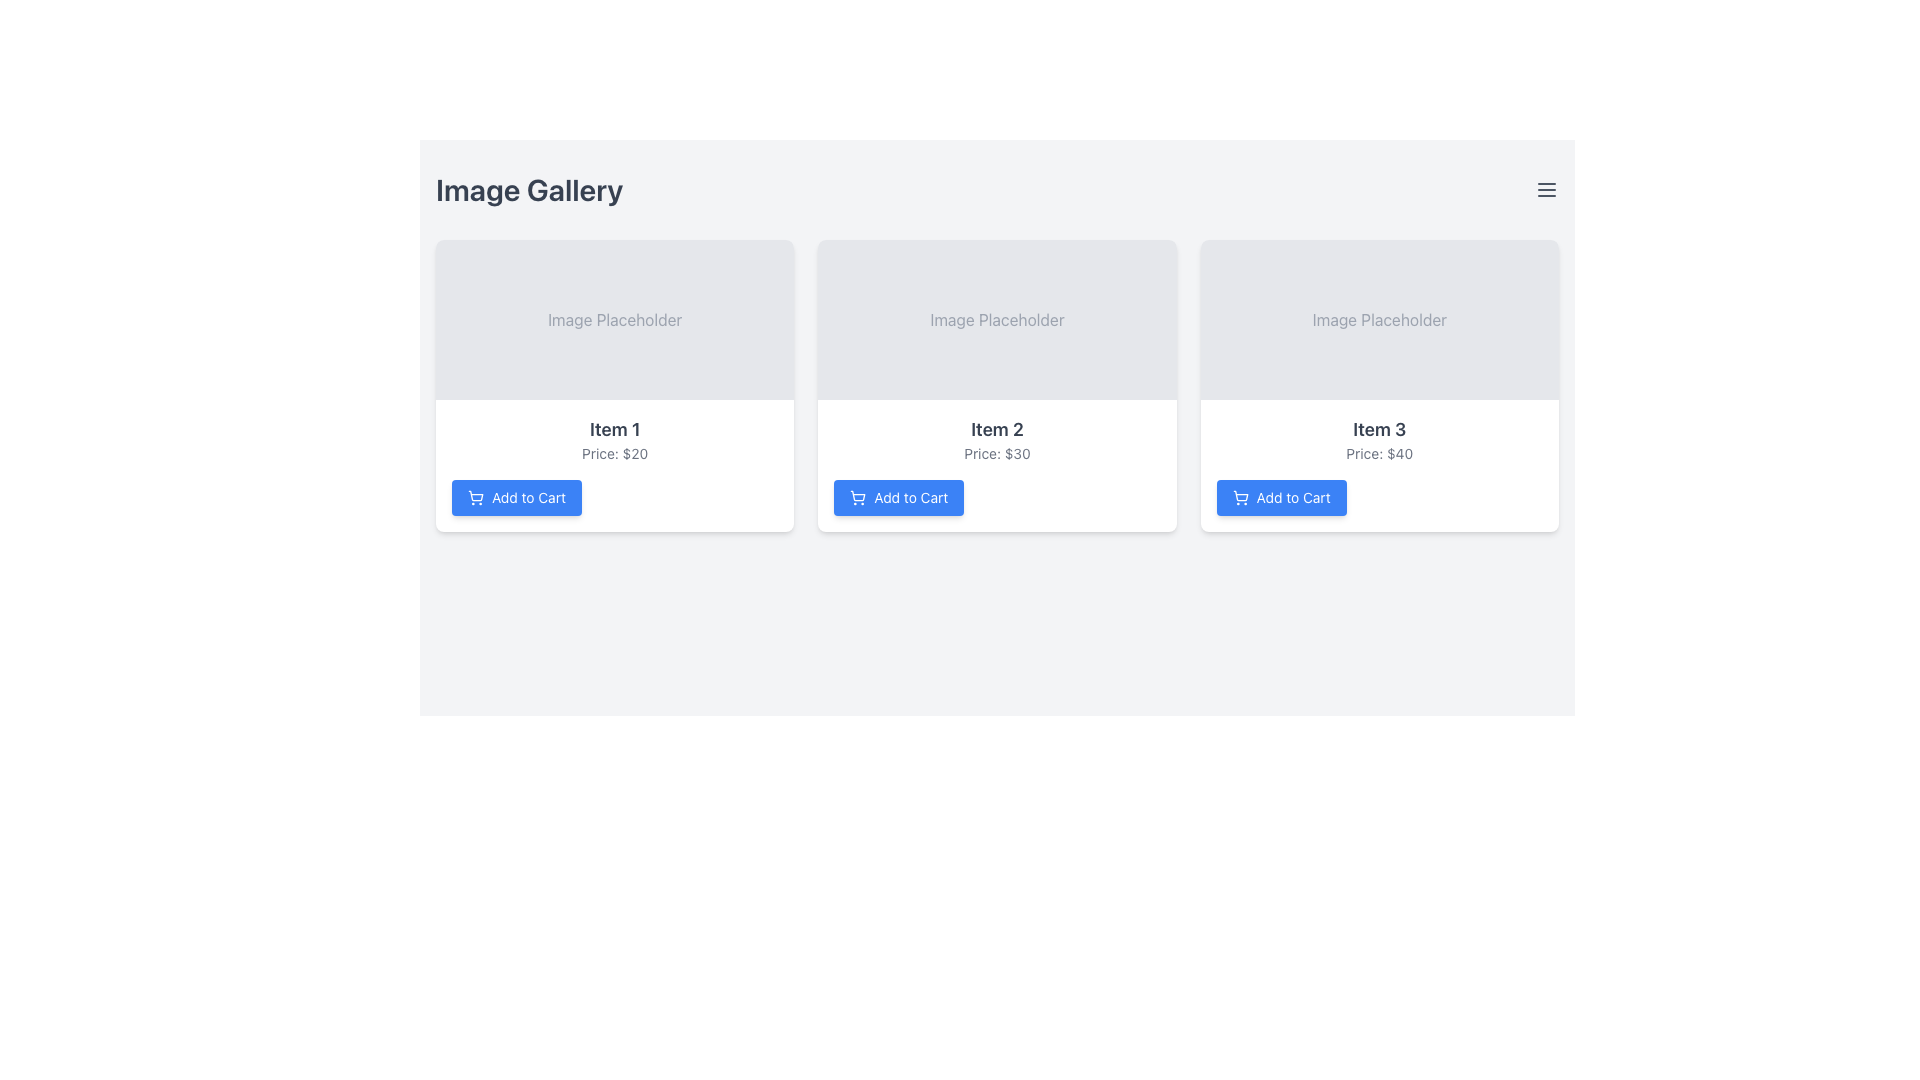  What do you see at coordinates (614, 428) in the screenshot?
I see `the text label 'Item 1' which is displayed in a larger, bold gray font at the top of the card layout, directly below the image placeholder and above the text 'Price: $20'` at bounding box center [614, 428].